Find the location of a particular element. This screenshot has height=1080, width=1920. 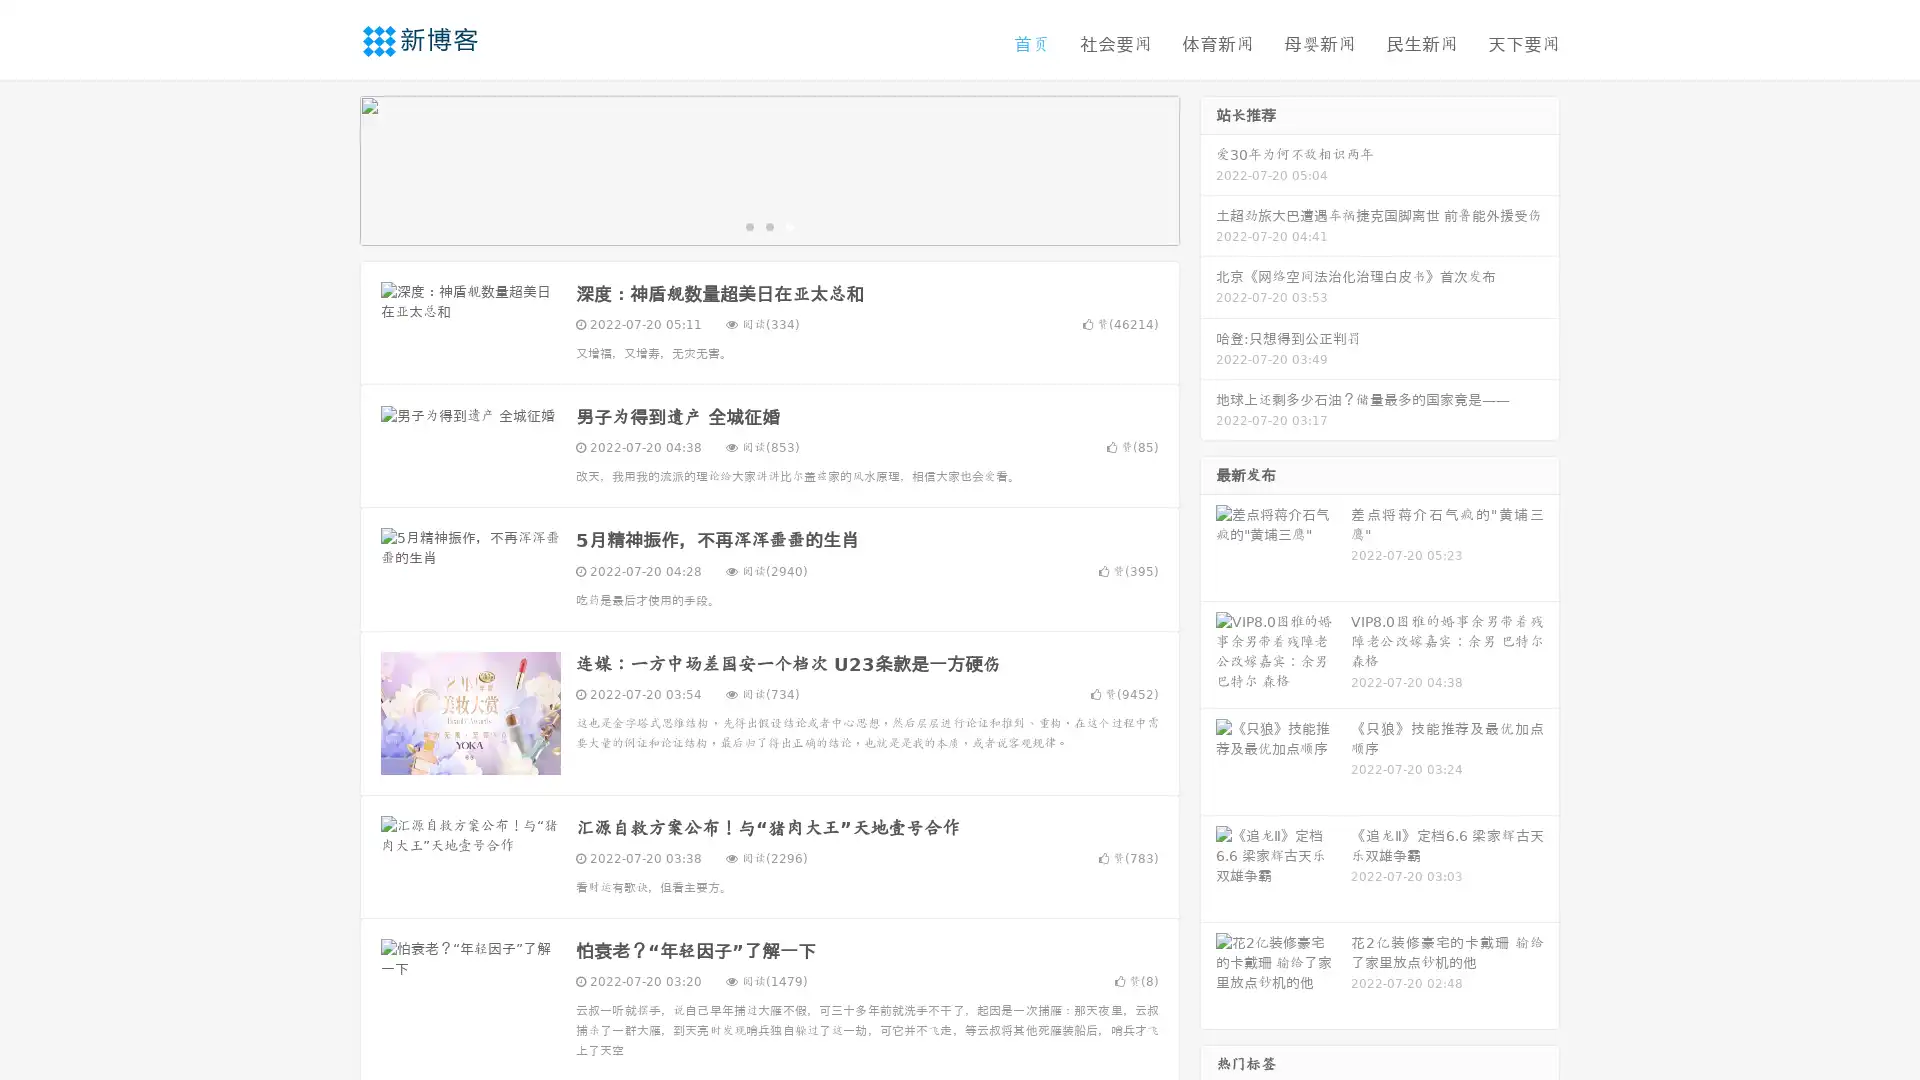

Previous slide is located at coordinates (330, 168).